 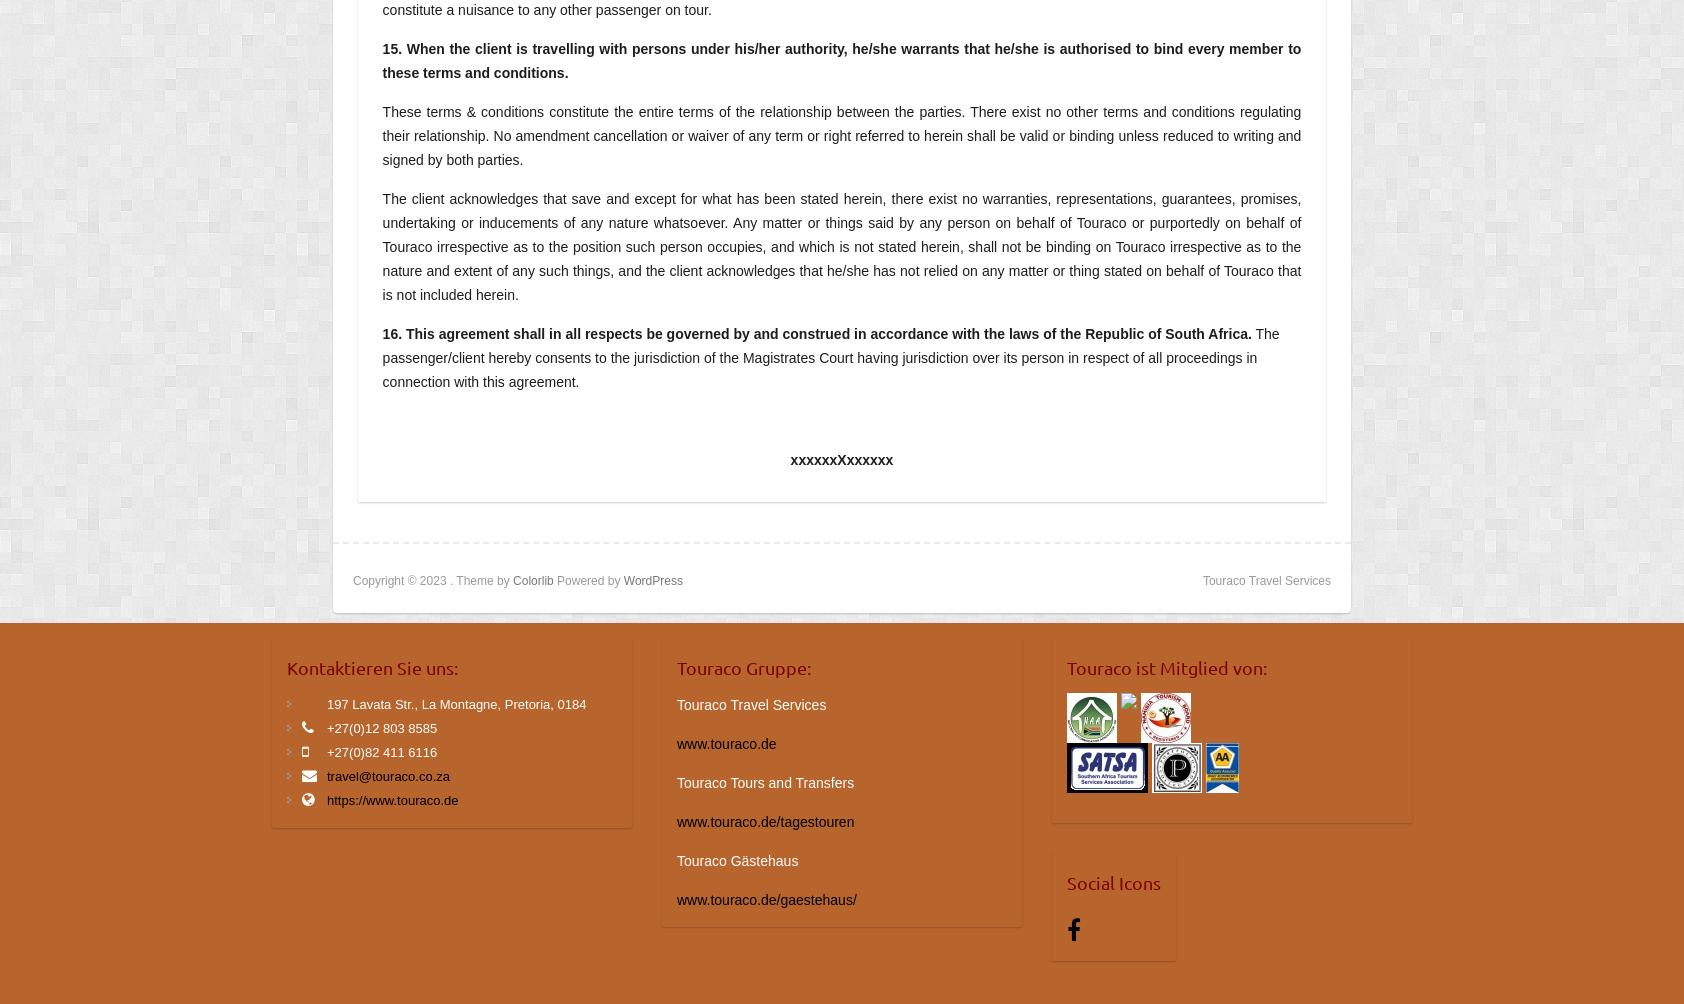 I want to click on 'The client acknowledges that save and except for what has been stated herein, there exist no warranties, representations, guarantees, promises, undertaking or inducements of any nature whatsoever. Any matter or things said by any person on behalf of Touraco or purportedly on behalf of Touraco irrespective as to the position such person occupies, and which is not stated herein, shall not be binding on Touraco irrespective as to the nature and extent of any such things, and the client acknowledges that he/she has not relied on any matter or thing stated on behalf of Touraco that is not included herein.', so click(x=841, y=245).